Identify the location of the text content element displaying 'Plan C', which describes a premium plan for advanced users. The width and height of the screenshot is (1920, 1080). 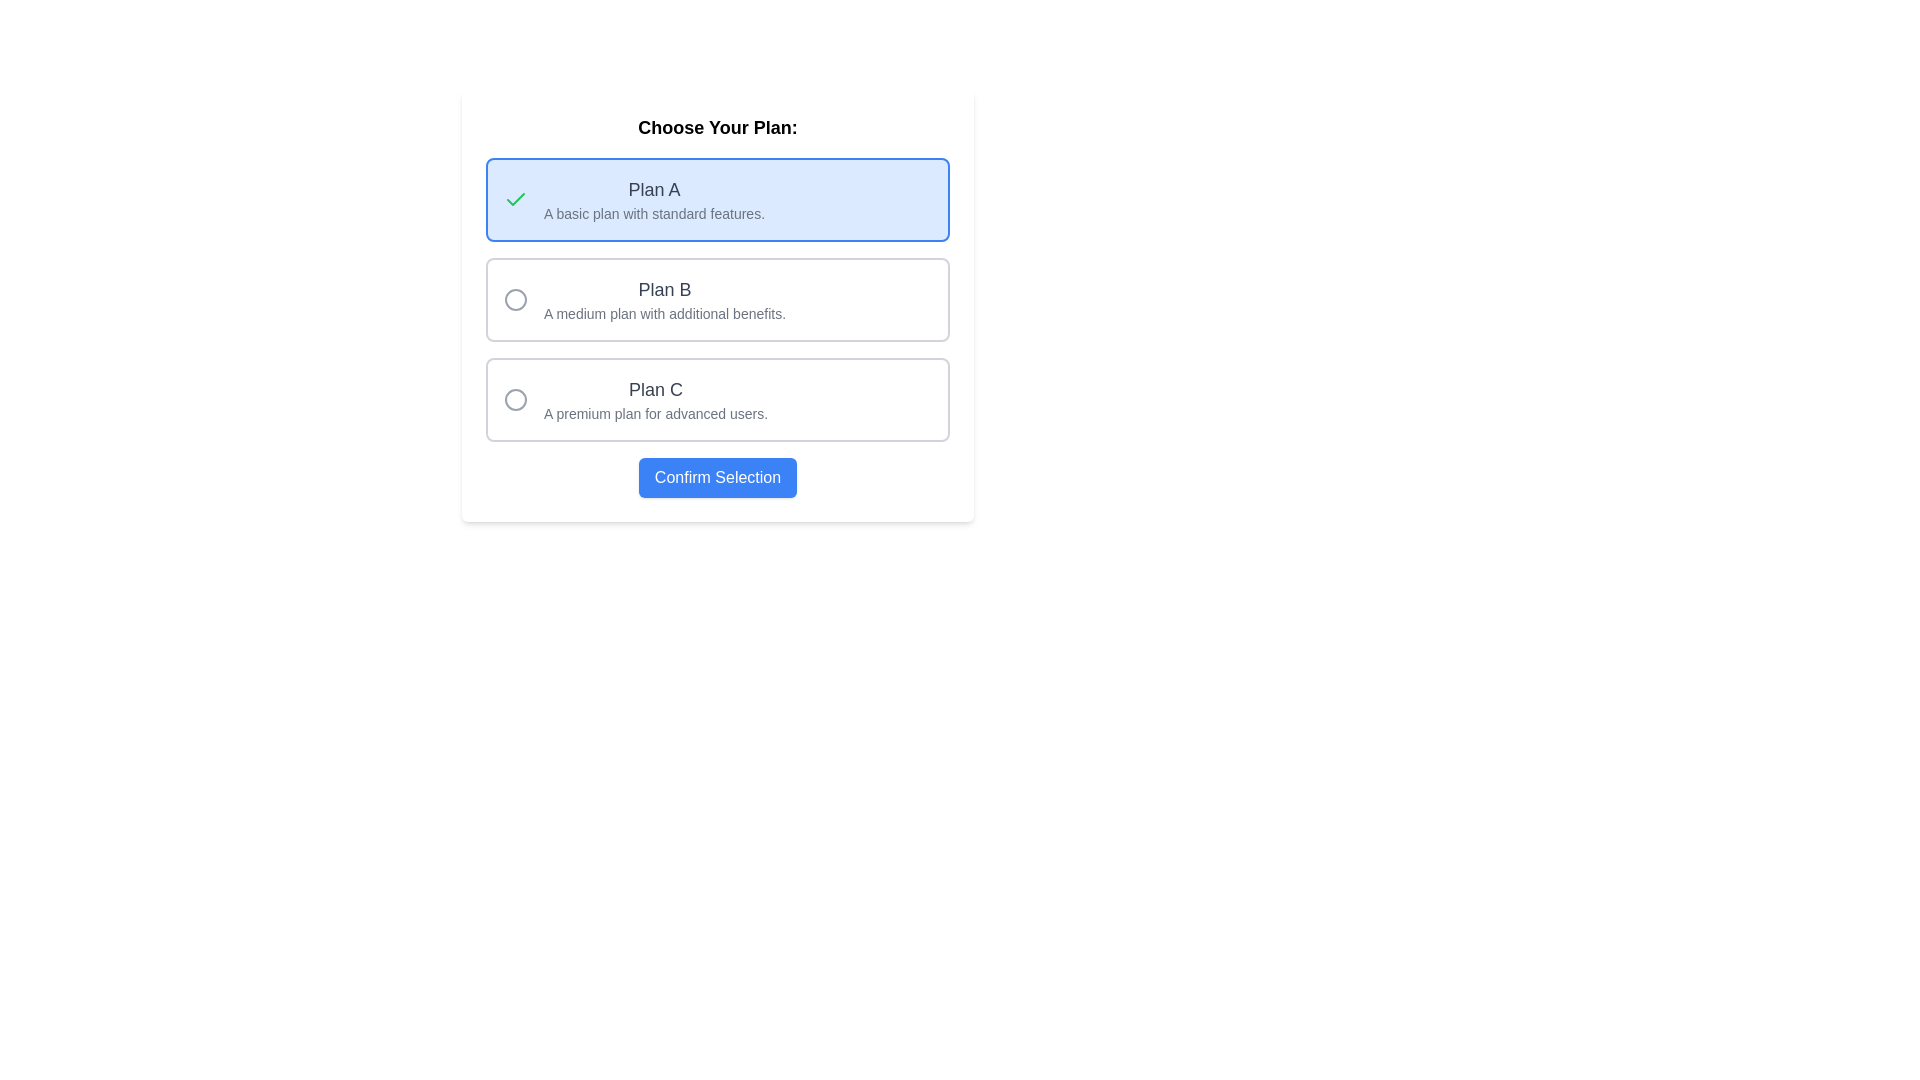
(656, 400).